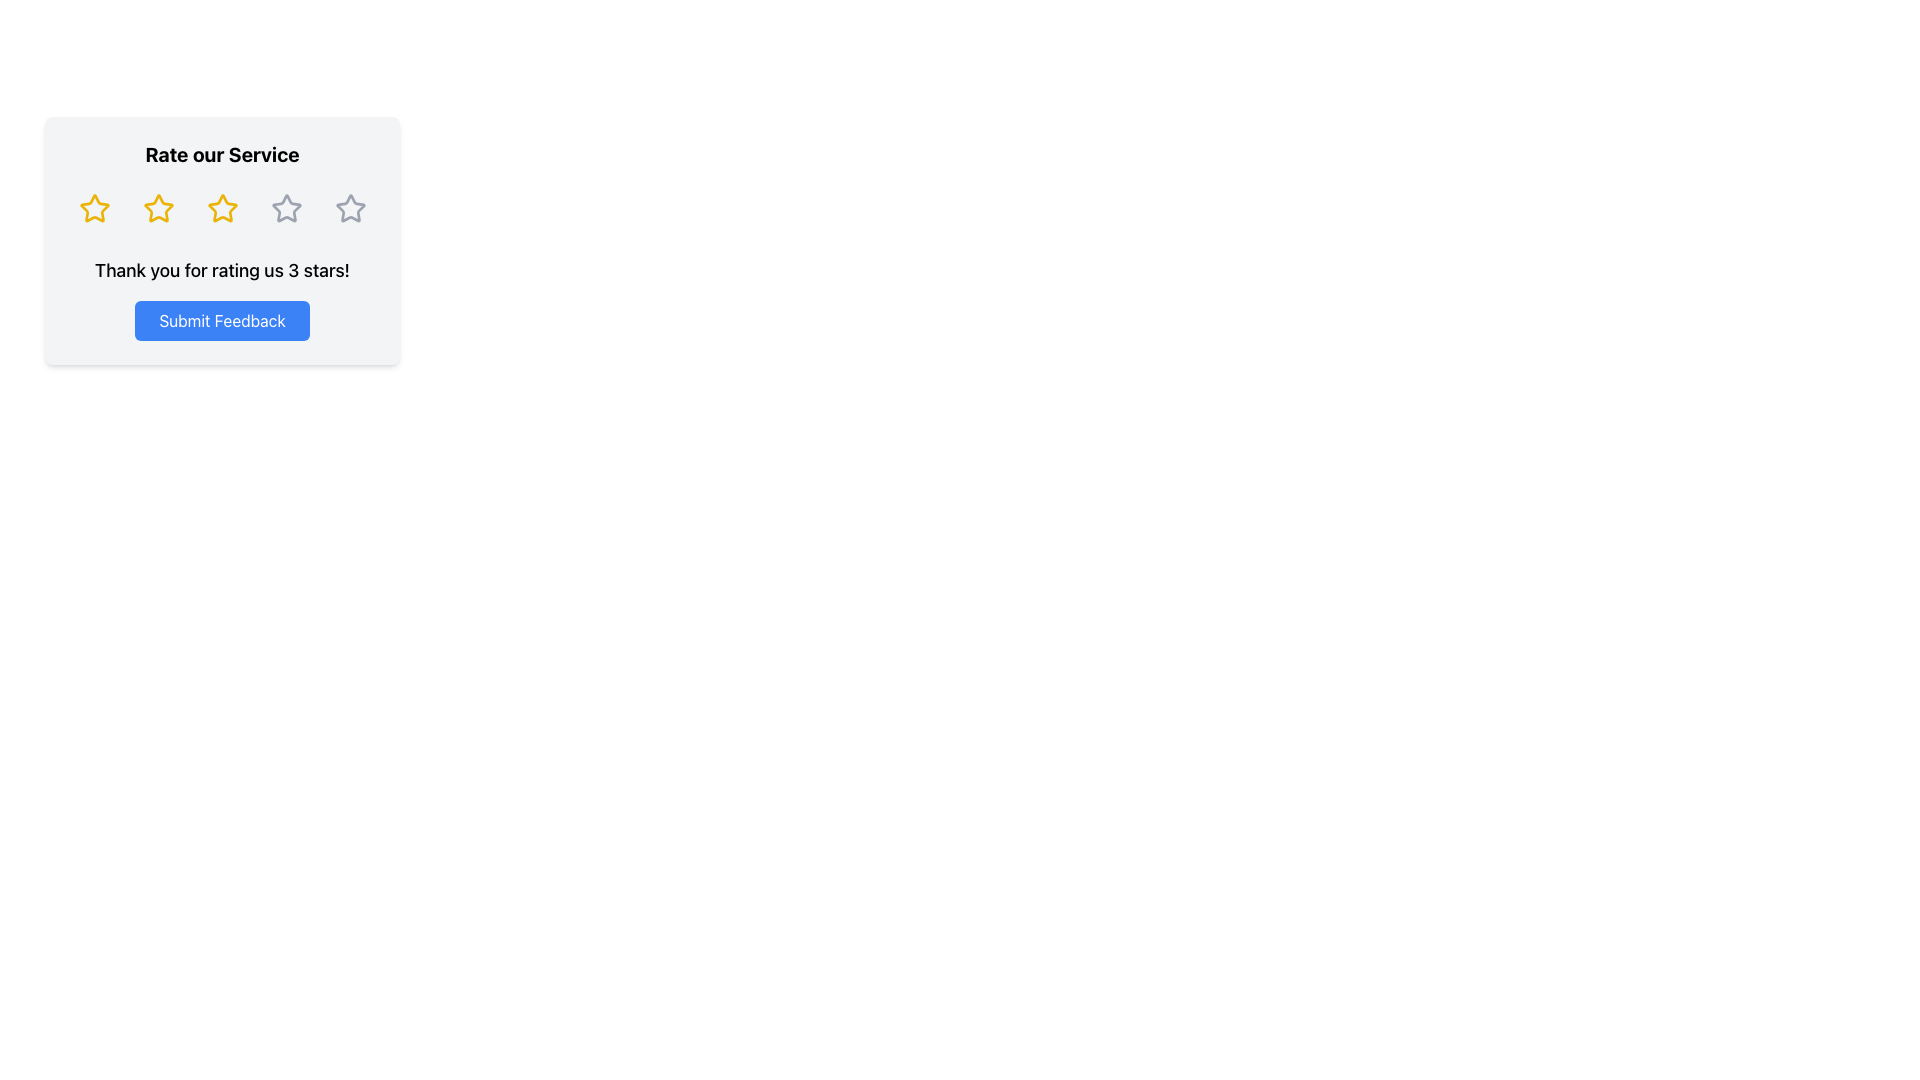  What do you see at coordinates (157, 208) in the screenshot?
I see `the second star-shaped rating icon with a yellow border` at bounding box center [157, 208].